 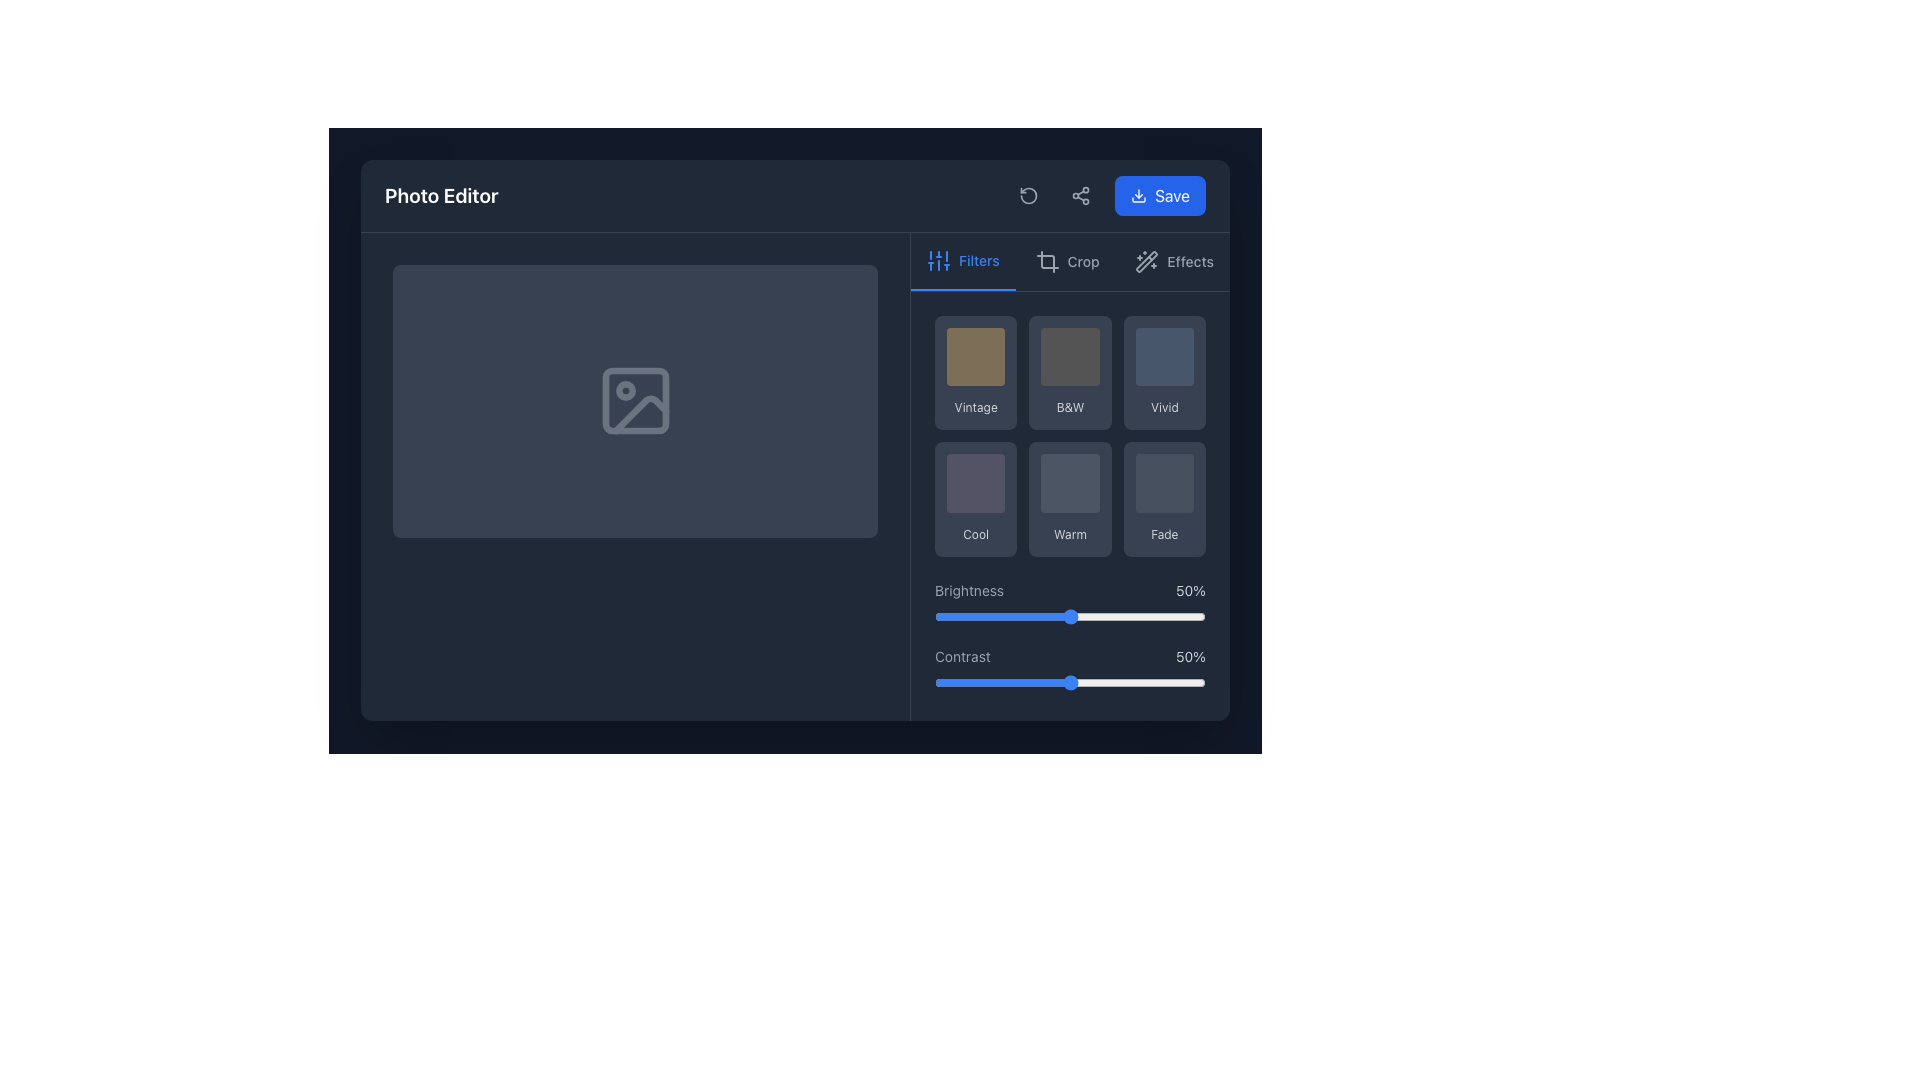 What do you see at coordinates (1173, 615) in the screenshot?
I see `the slider` at bounding box center [1173, 615].